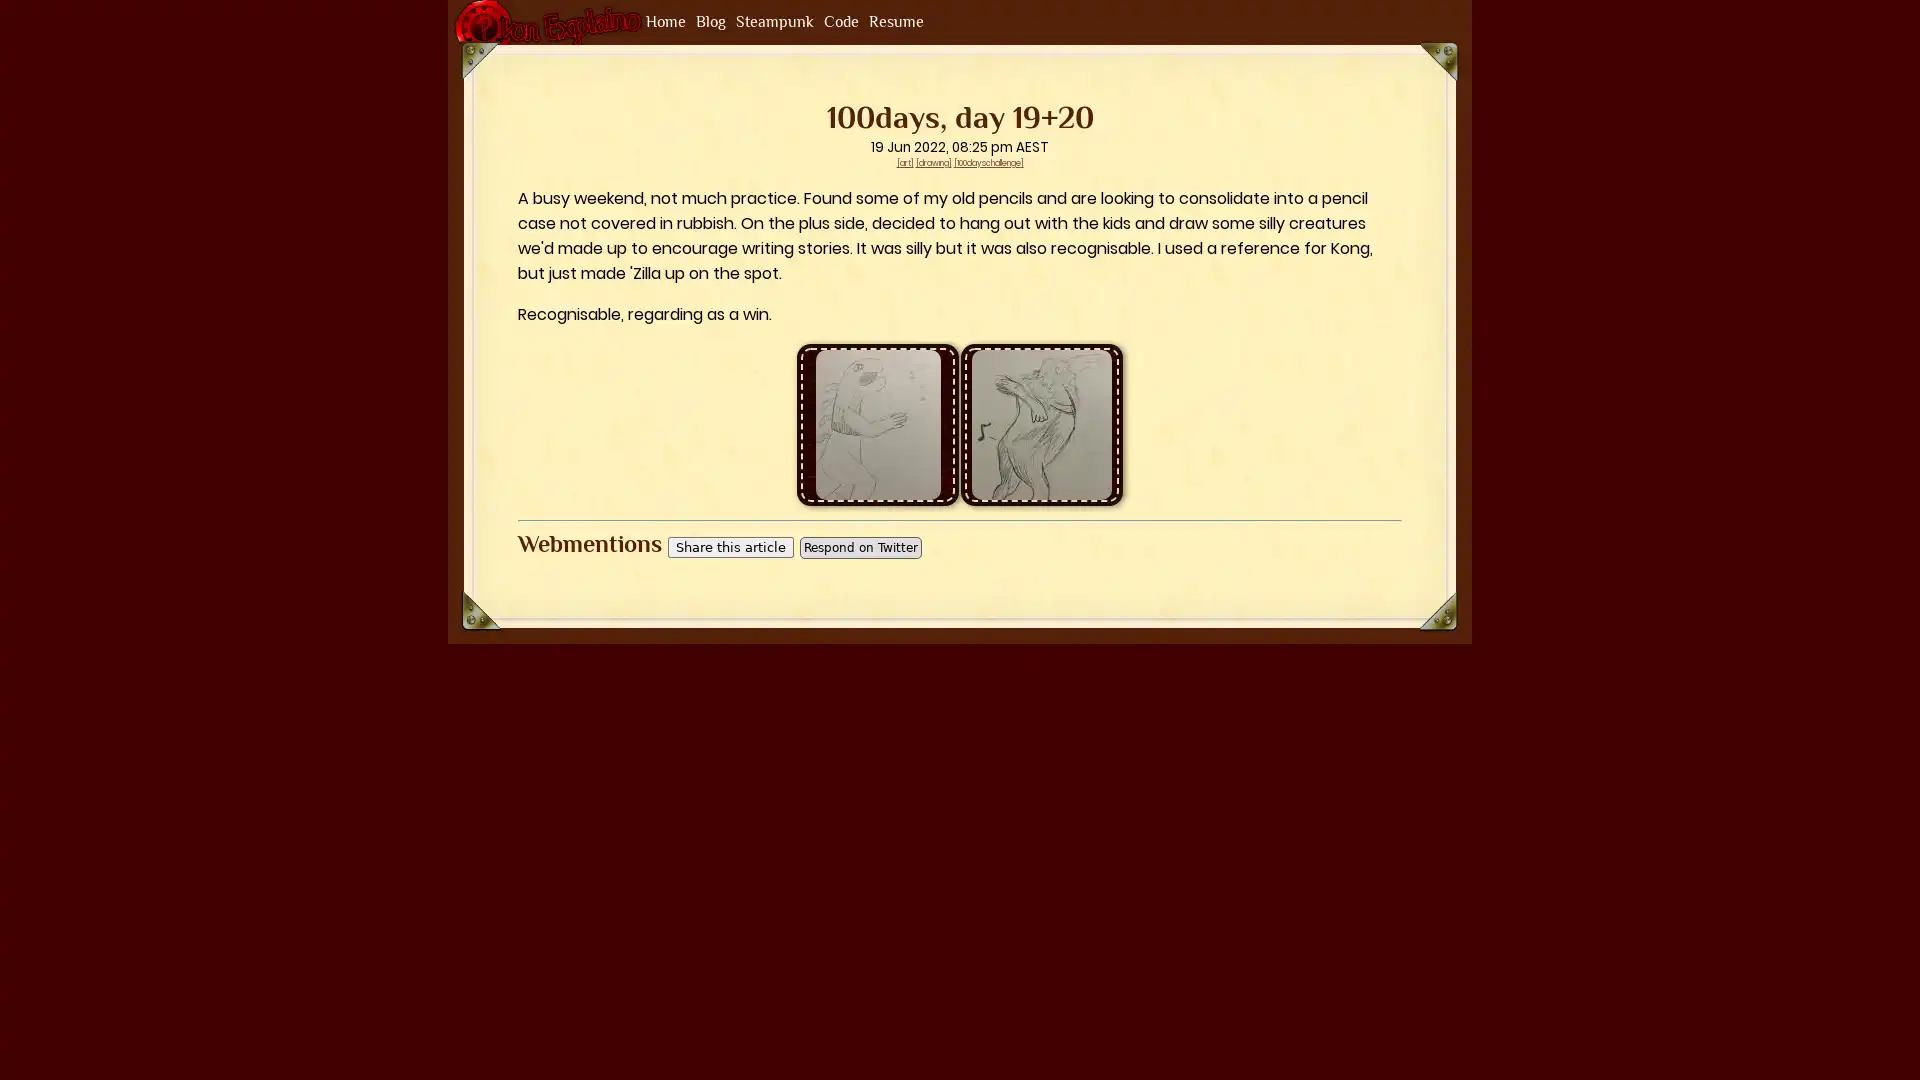  I want to click on Share this article, so click(729, 547).